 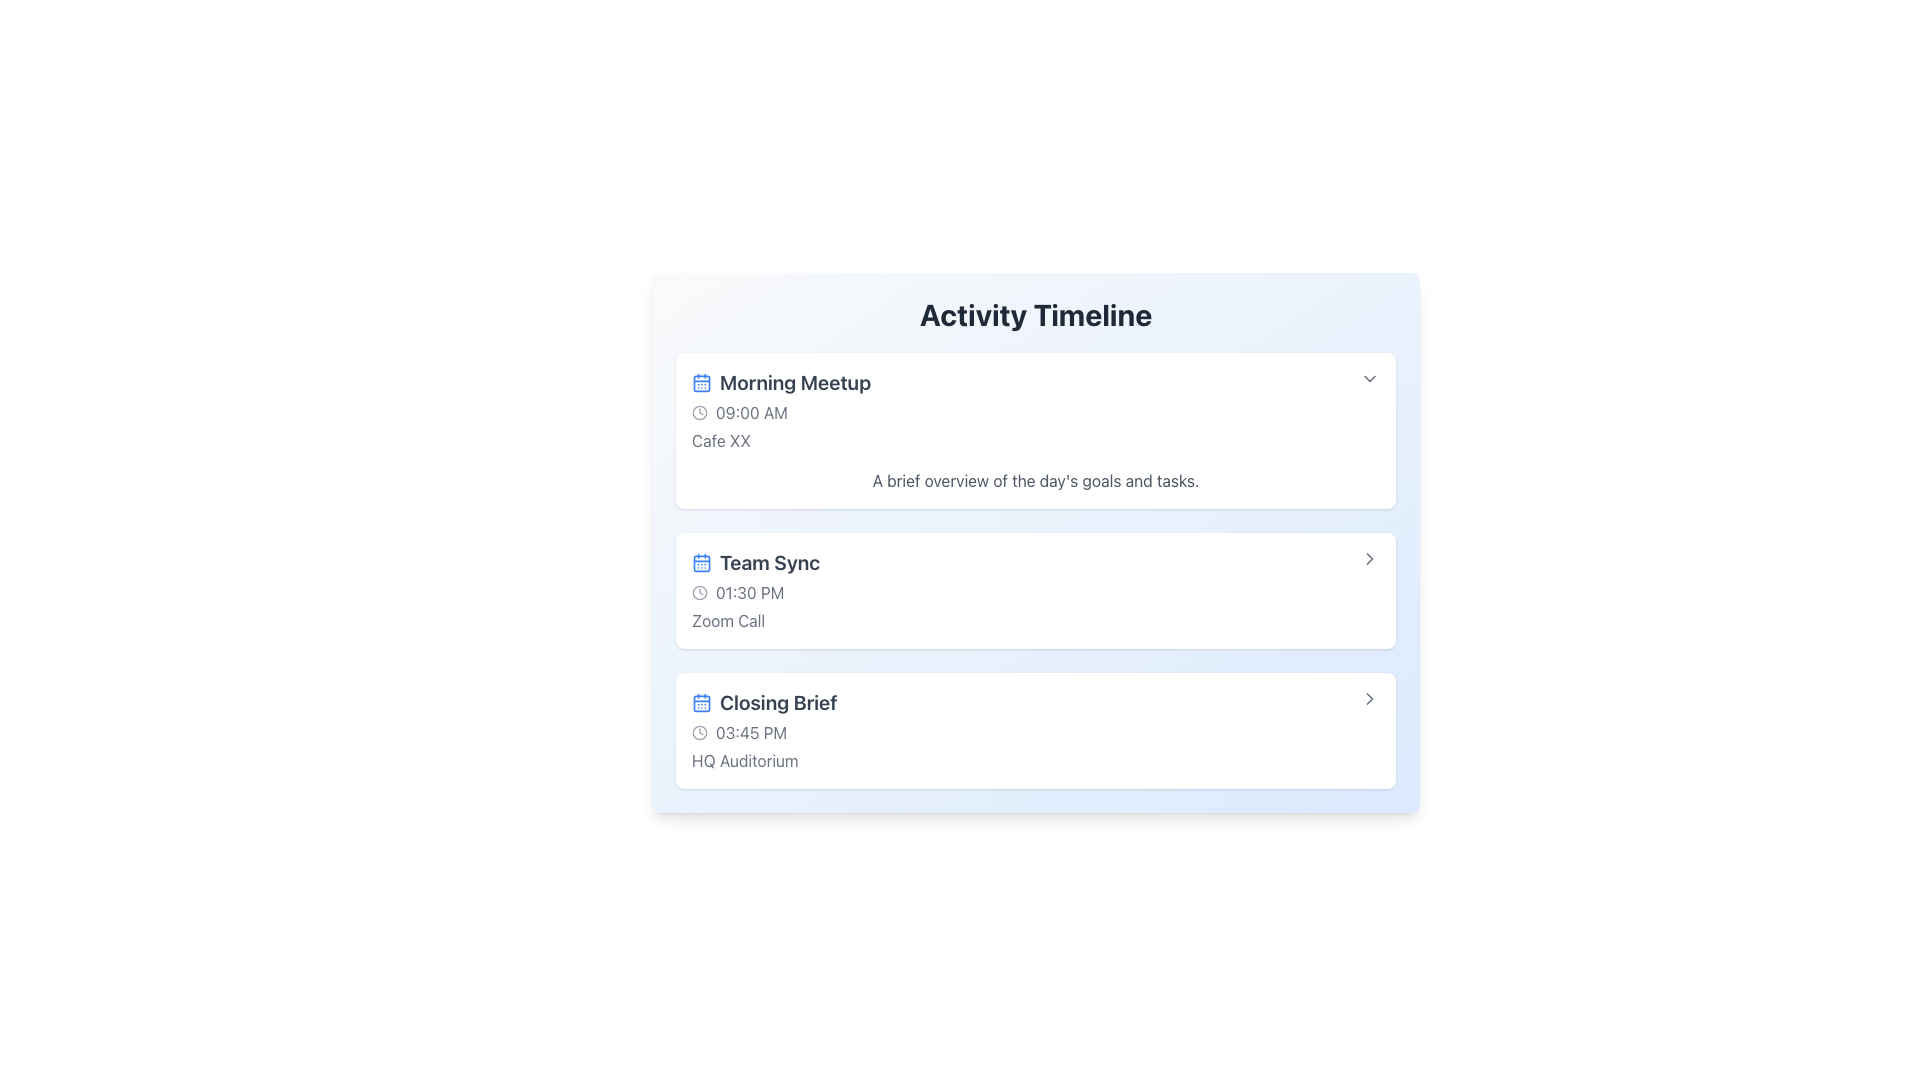 What do you see at coordinates (1036, 589) in the screenshot?
I see `the second list item in the vertical timeline layout that provides details about a scheduled meeting or event` at bounding box center [1036, 589].